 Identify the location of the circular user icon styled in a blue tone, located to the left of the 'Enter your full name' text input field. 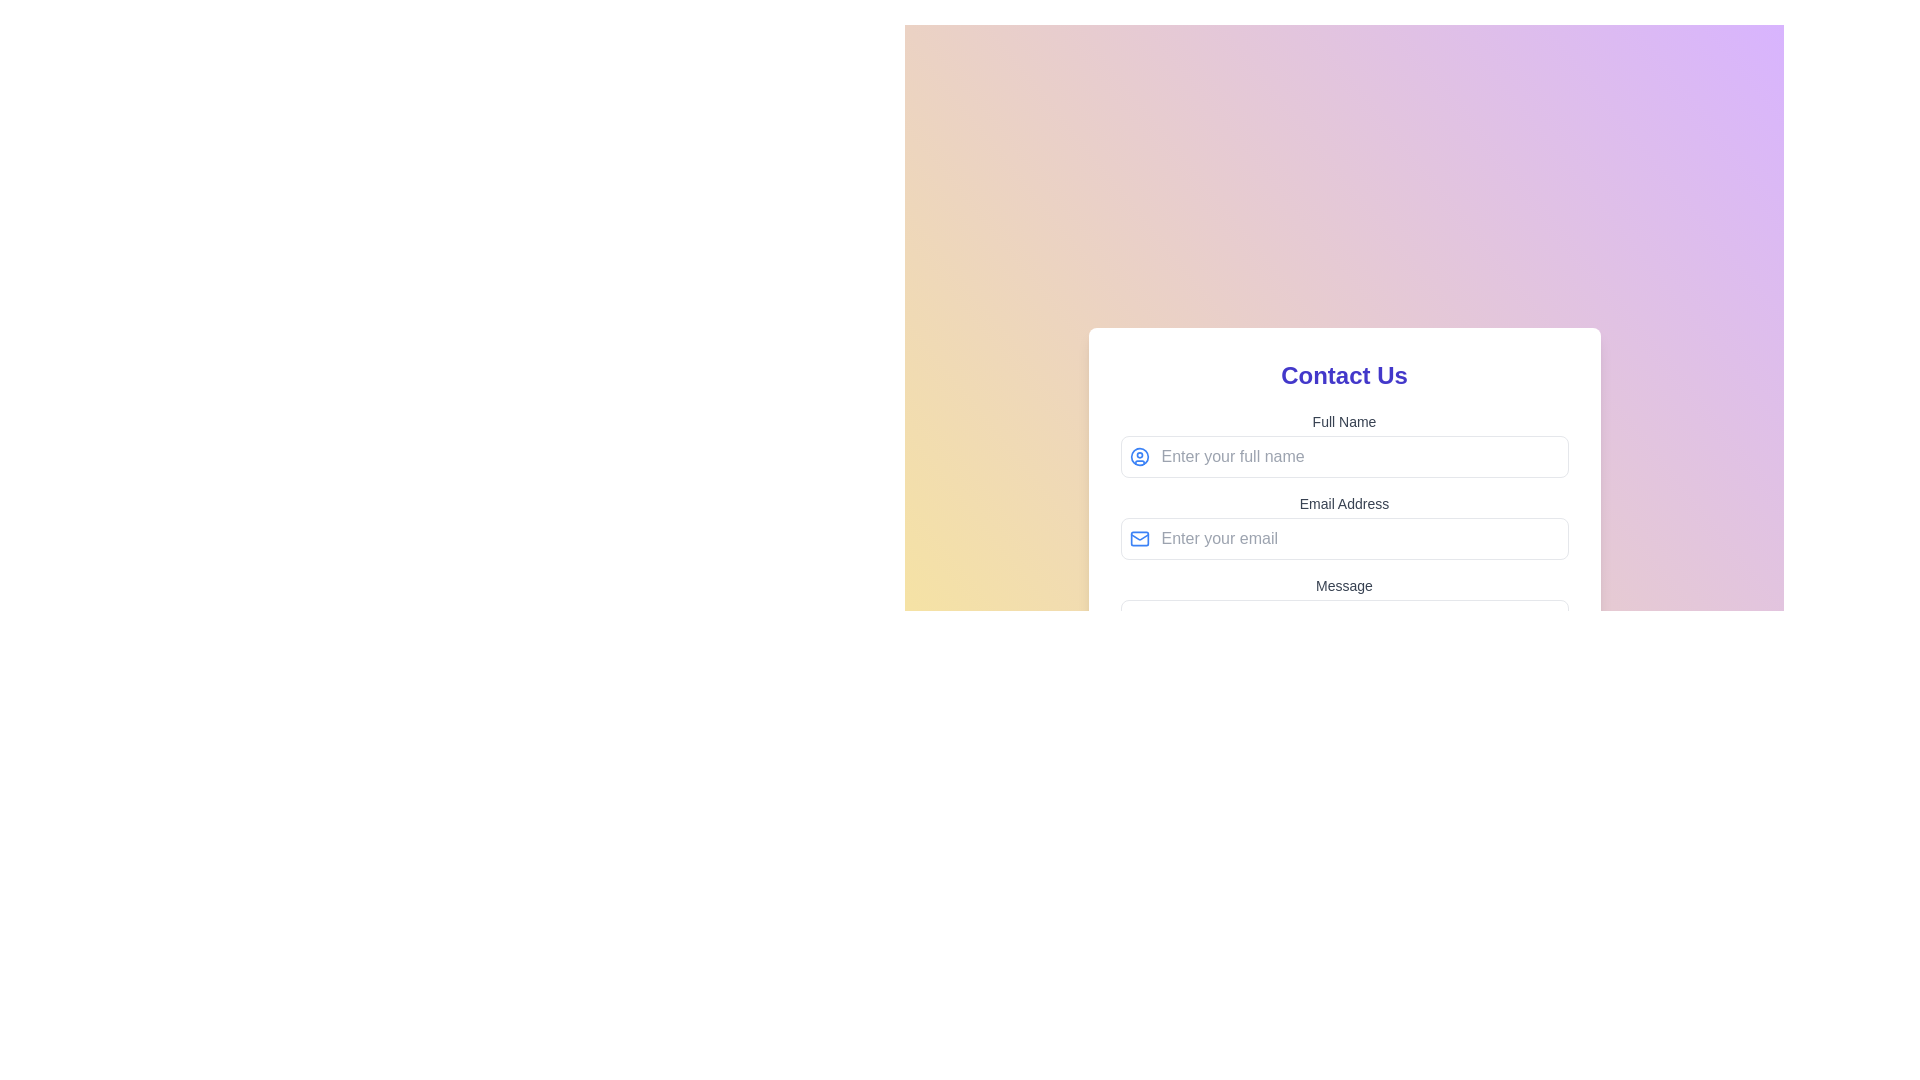
(1139, 456).